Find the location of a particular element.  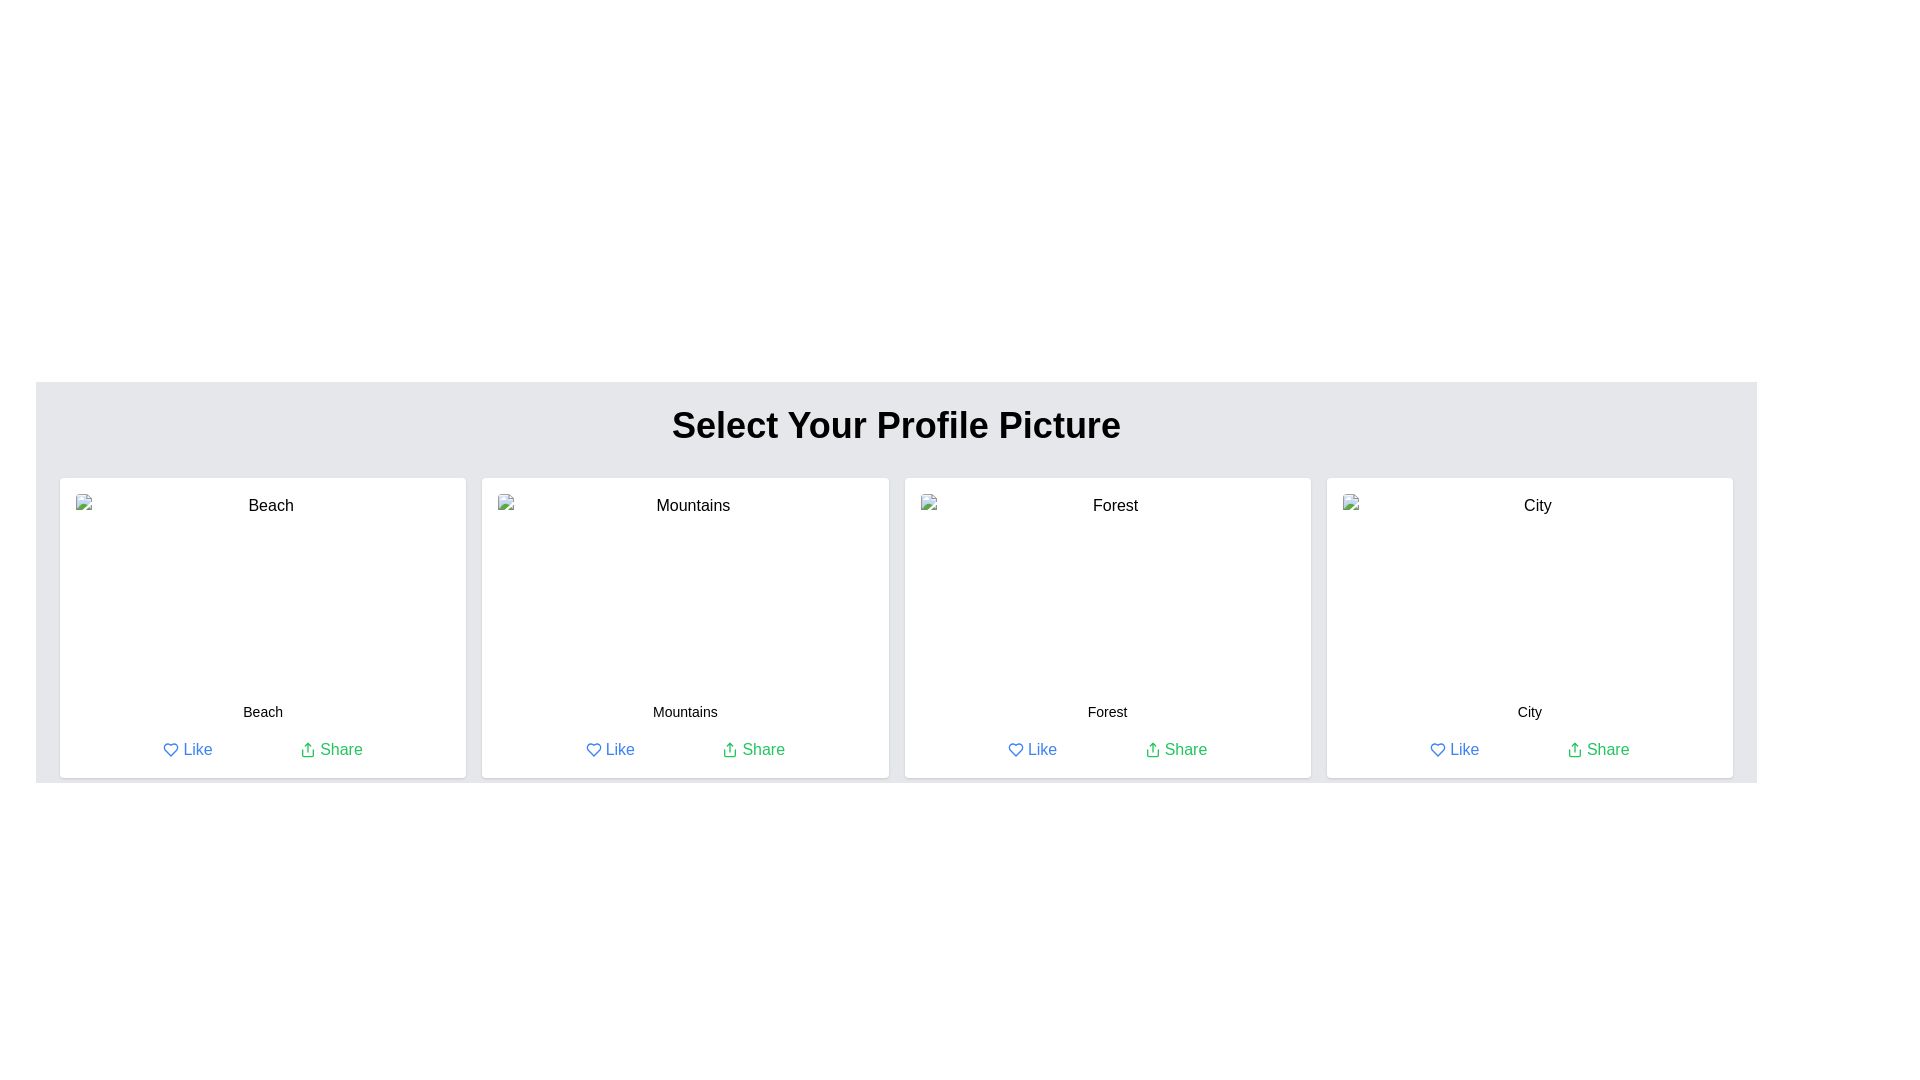

the blue 'Like' button with a heart-shaped icon, located below the 'Forest' image and to the left of the green 'Share' button, to like the associated content is located at coordinates (1032, 749).